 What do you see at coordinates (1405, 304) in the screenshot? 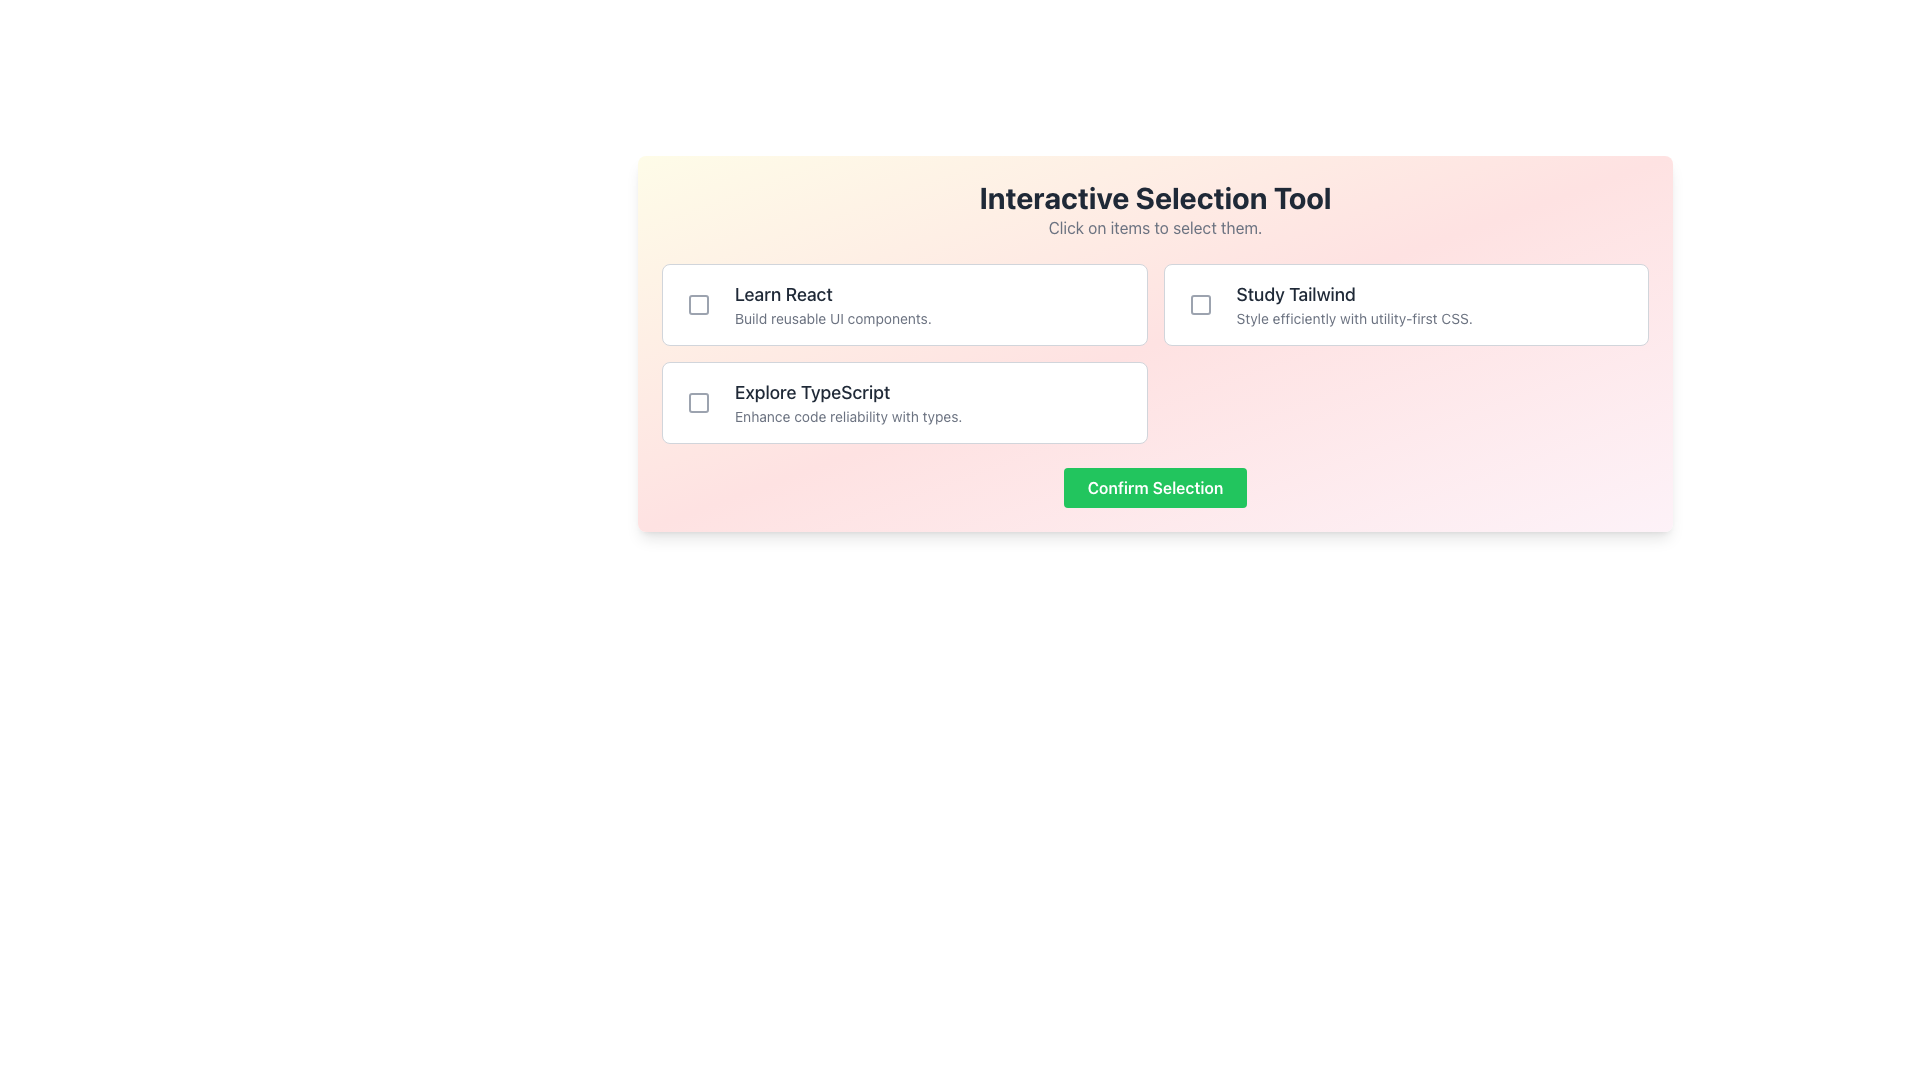
I see `the Checkbox list item titled 'Study Tailwind' which contains the subtitle 'Style efficiently with utility-first CSS.'` at bounding box center [1405, 304].